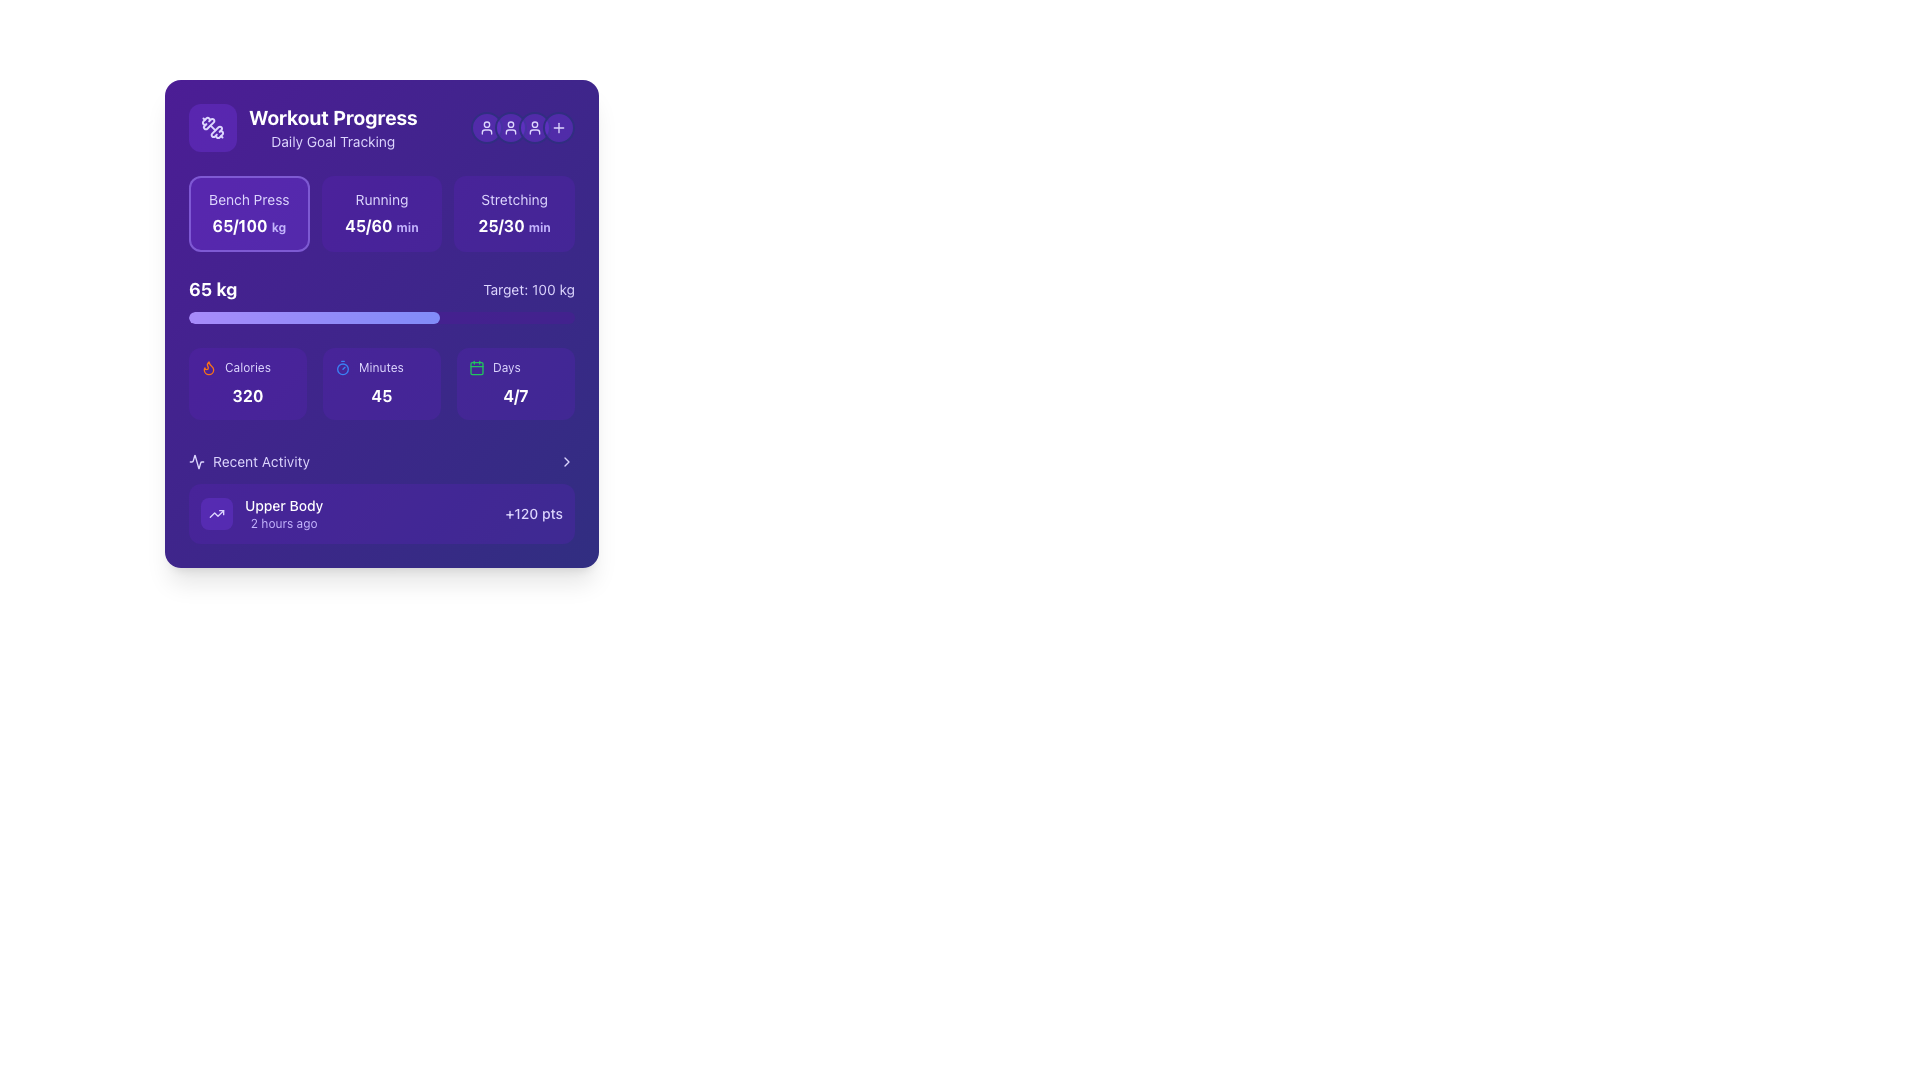 Image resolution: width=1920 pixels, height=1080 pixels. What do you see at coordinates (506, 367) in the screenshot?
I see `the 'Days' text label, which indicates the unit of time being measured in the time tracking feature, located to the right of the green calendar icon within the workout progress widget` at bounding box center [506, 367].